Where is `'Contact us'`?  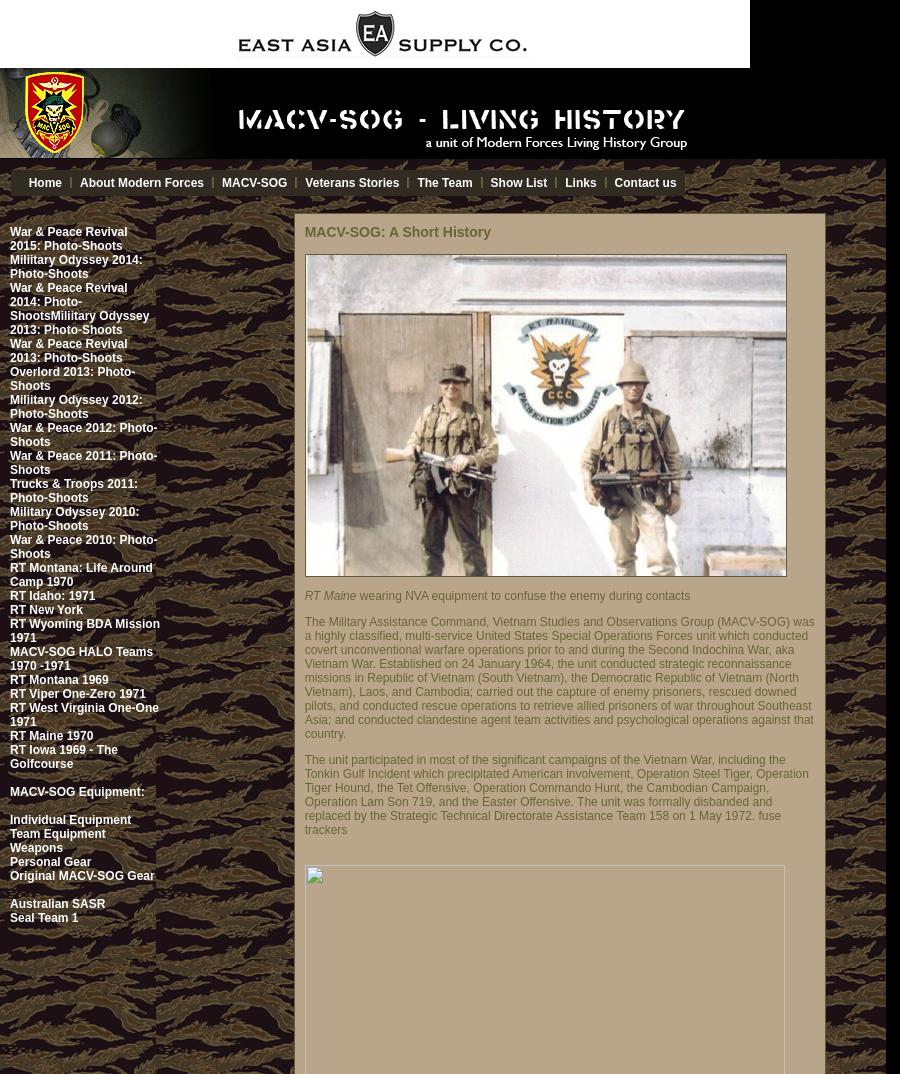
'Contact us' is located at coordinates (613, 183).